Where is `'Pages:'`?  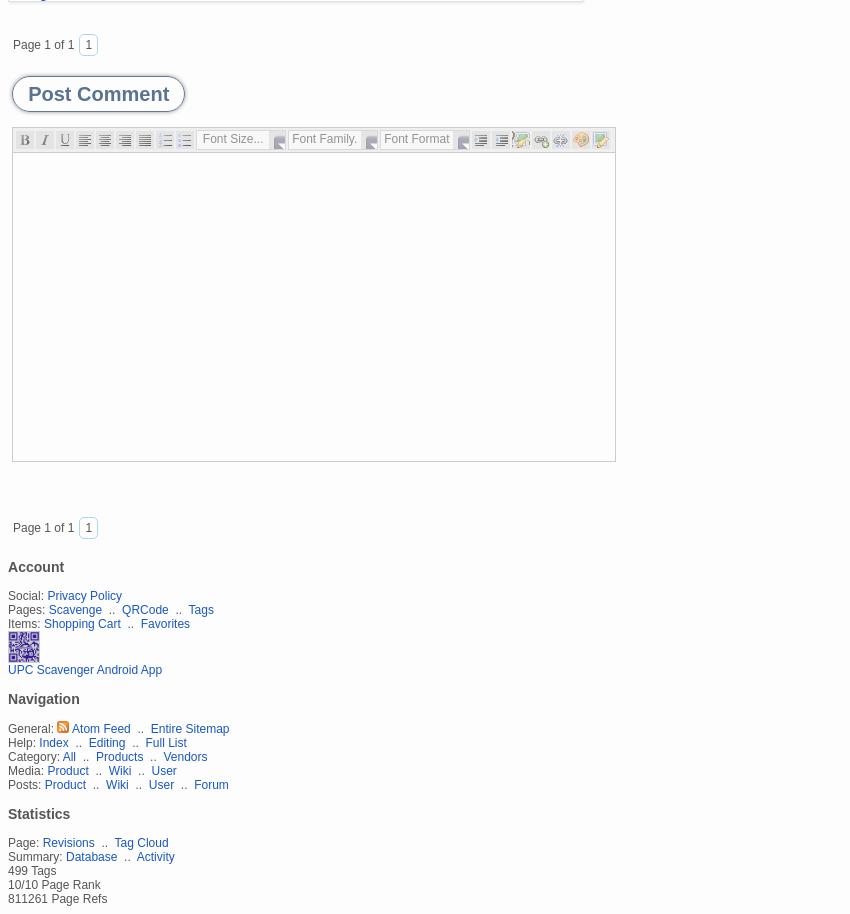
'Pages:' is located at coordinates (25, 607).